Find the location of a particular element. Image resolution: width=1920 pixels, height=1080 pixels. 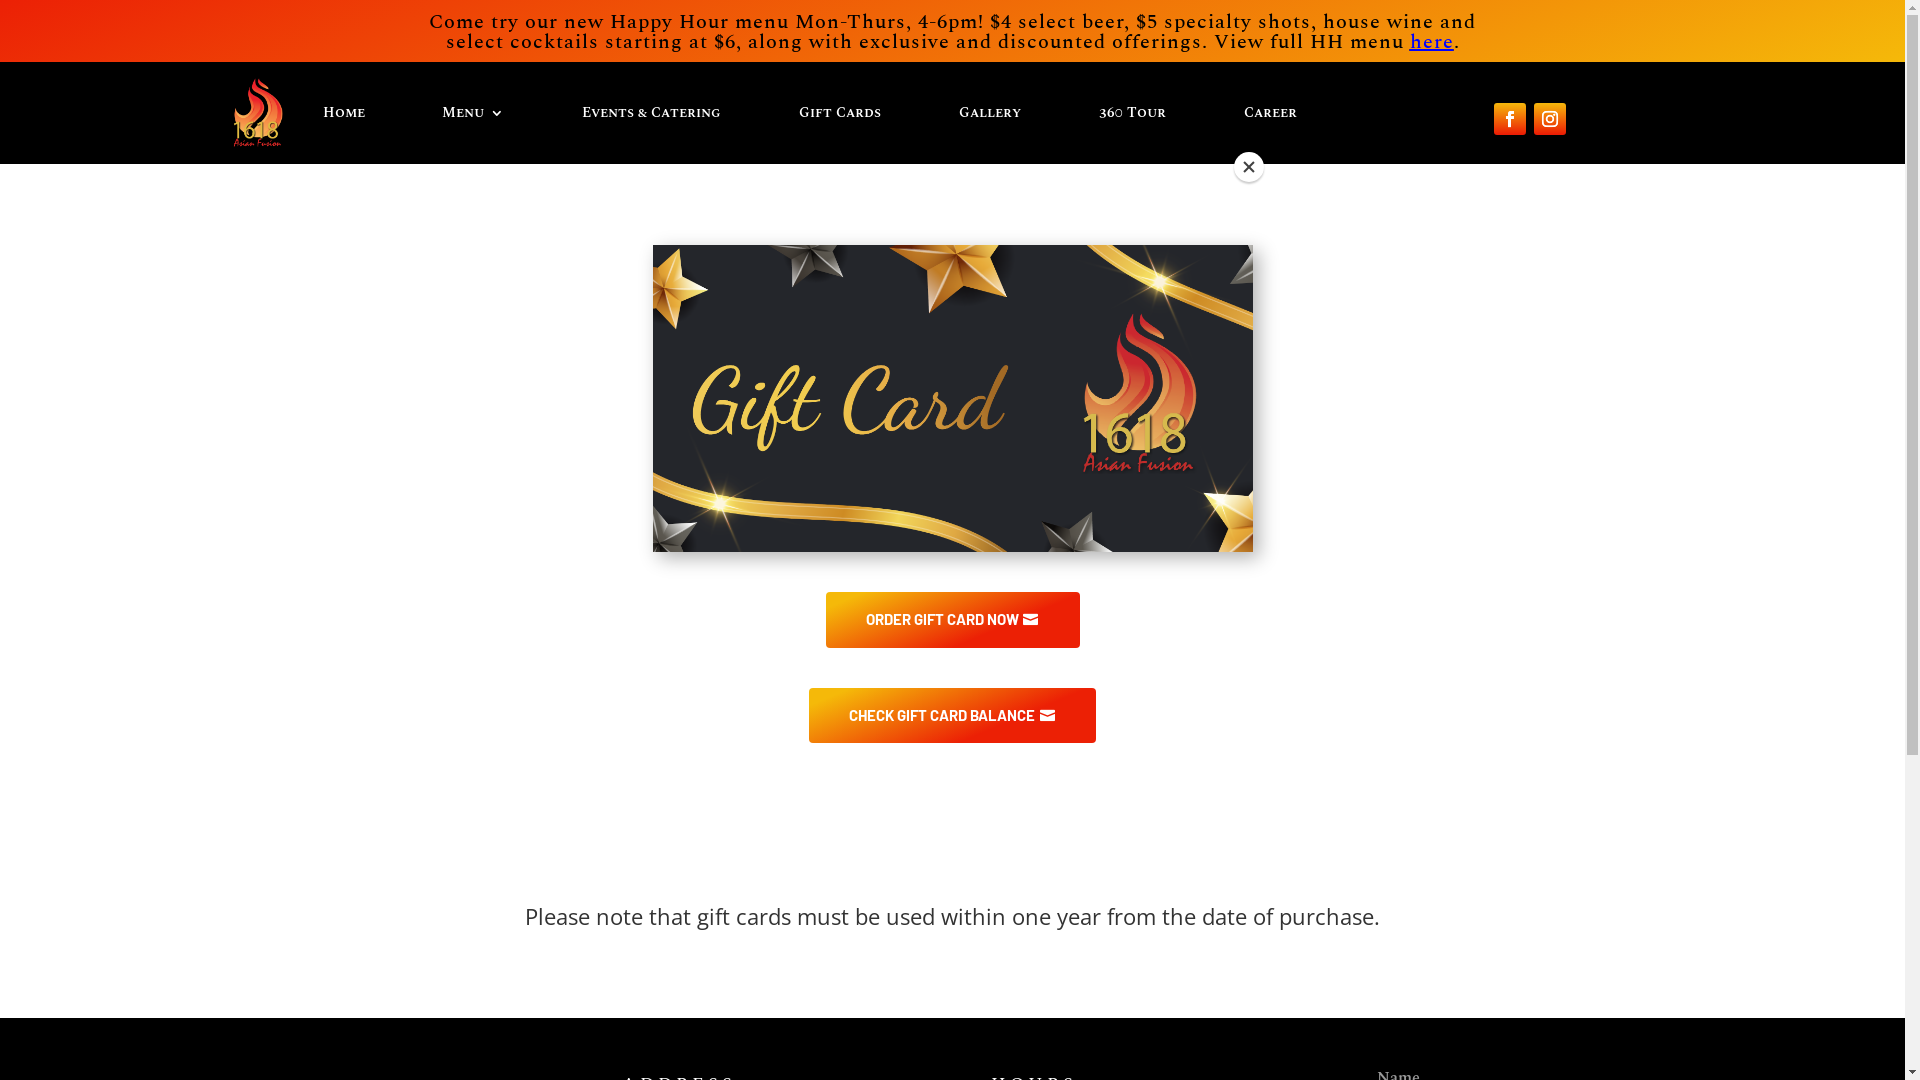

'360 Tour' is located at coordinates (1132, 112).